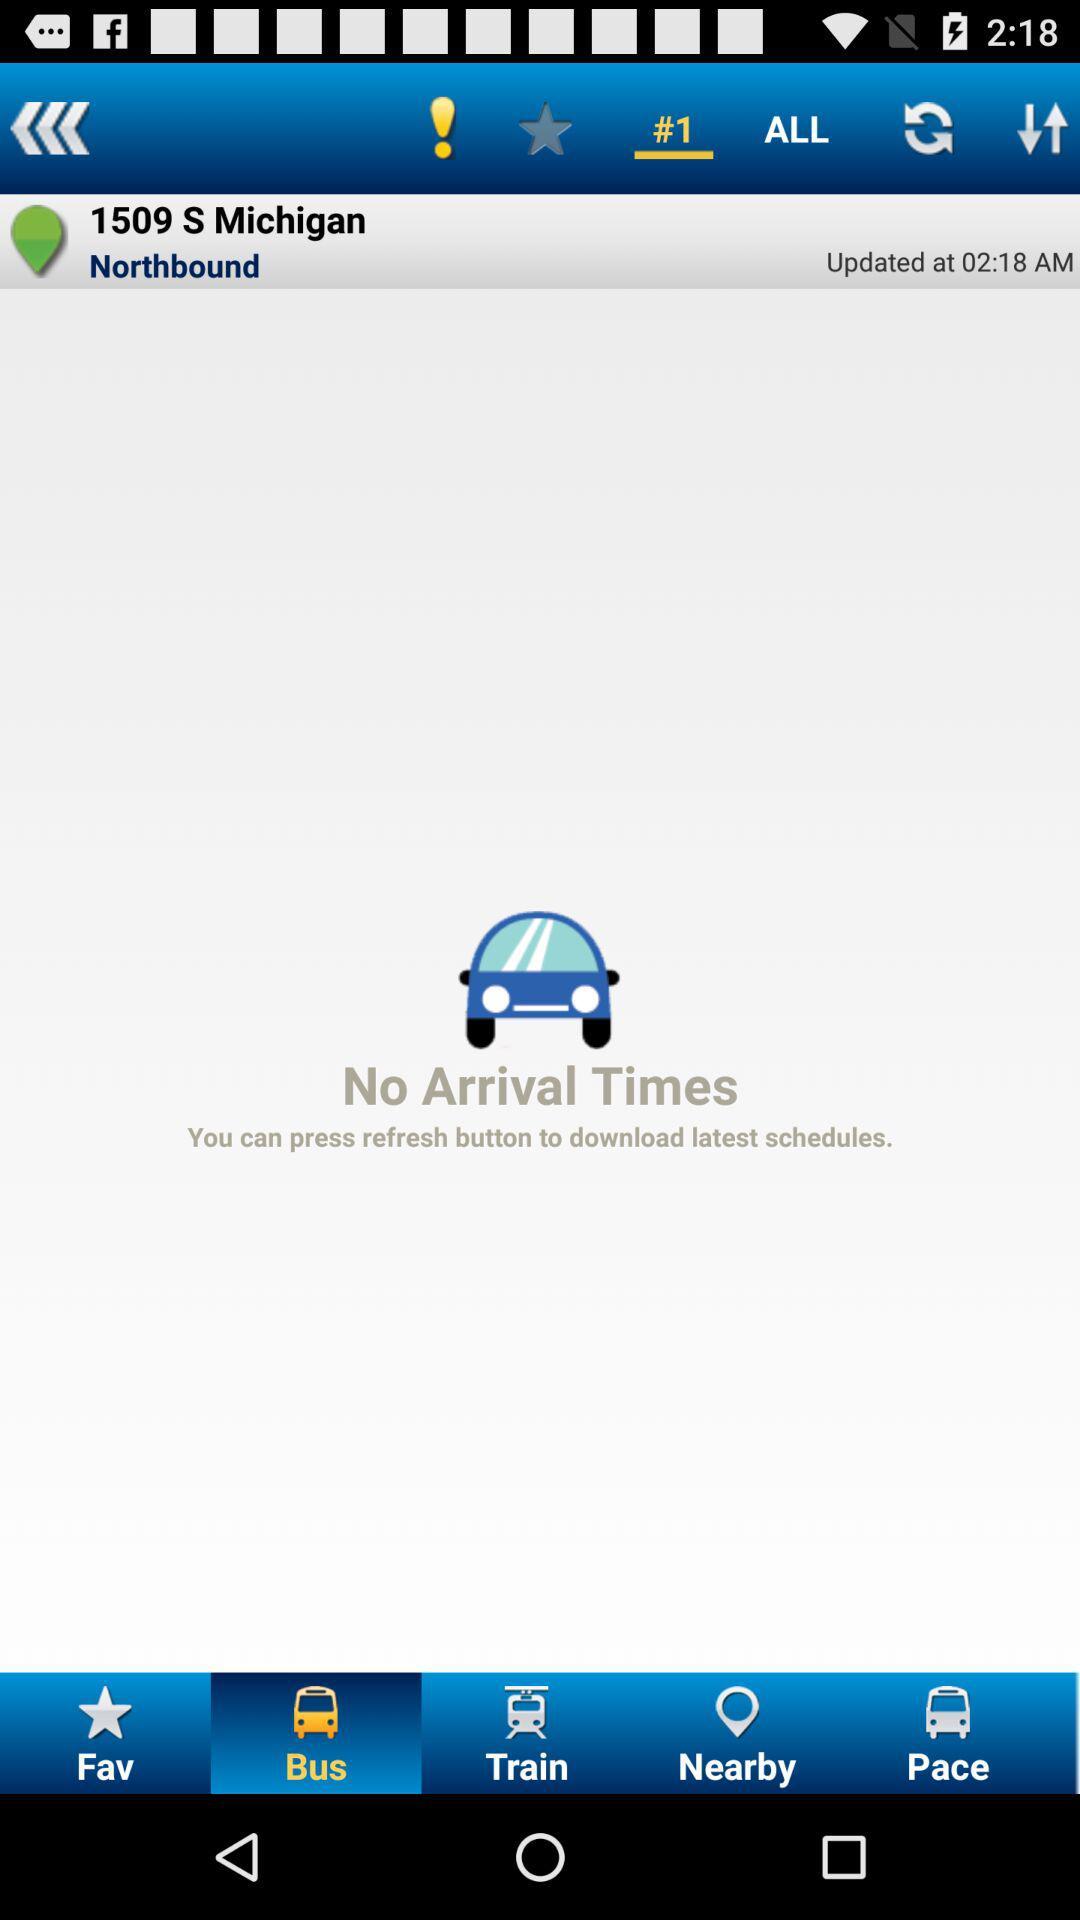 The width and height of the screenshot is (1080, 1920). Describe the element at coordinates (545, 127) in the screenshot. I see `the button to the left of   #1` at that location.